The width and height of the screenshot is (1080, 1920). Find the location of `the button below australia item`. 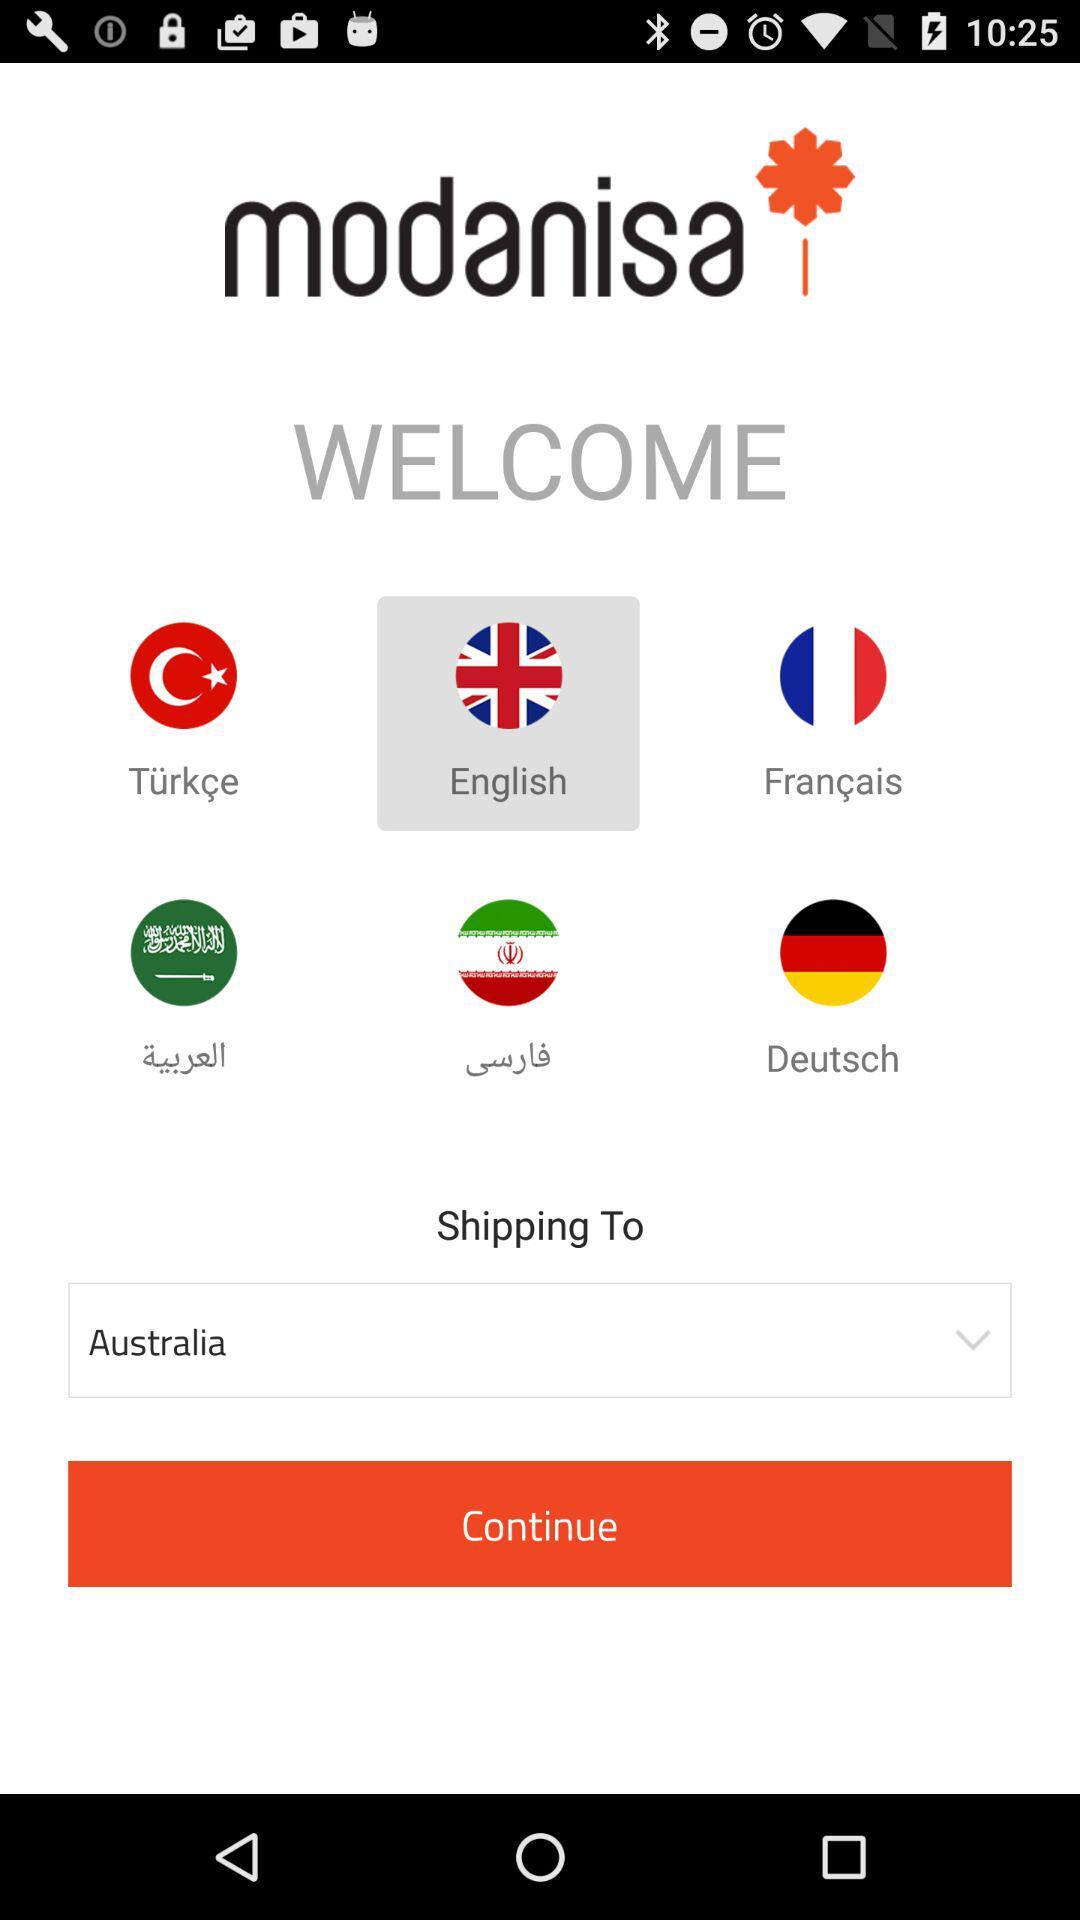

the button below australia item is located at coordinates (540, 1523).